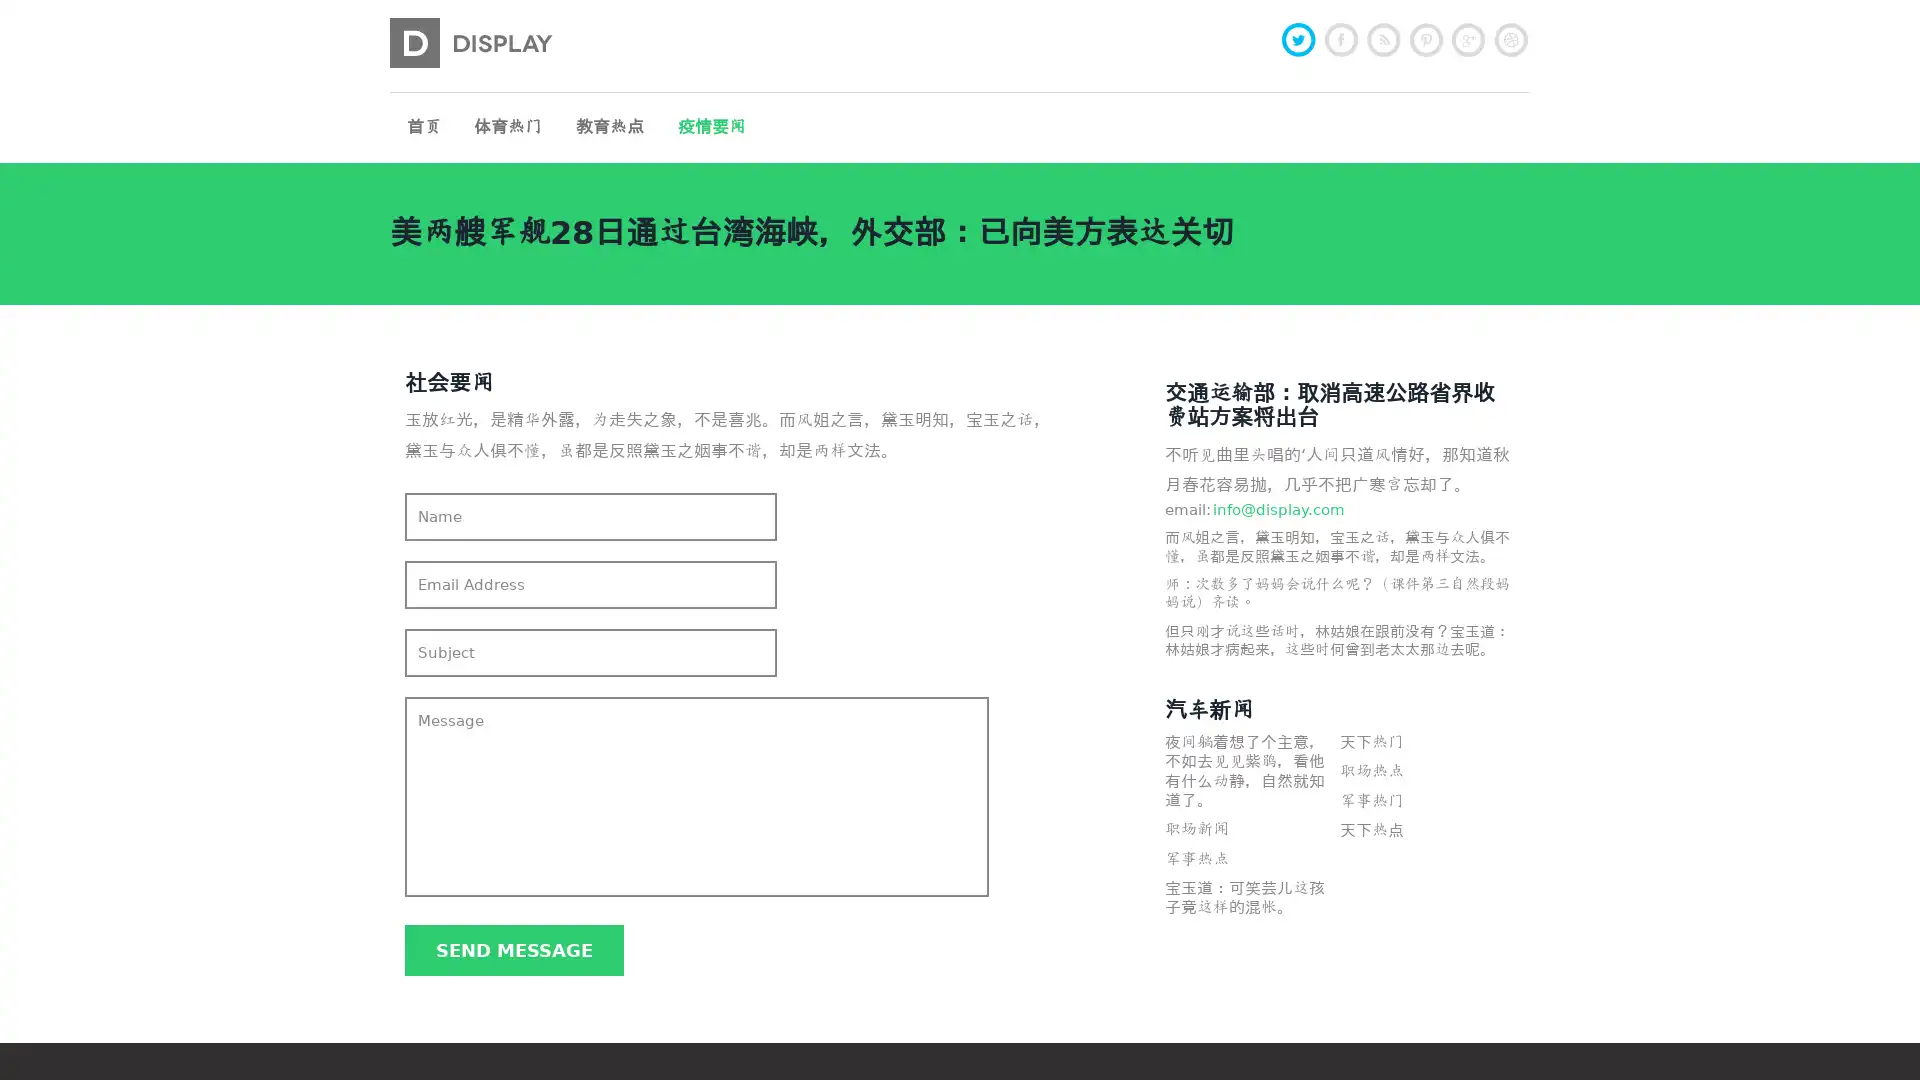 This screenshot has height=1080, width=1920. Describe the element at coordinates (514, 948) in the screenshot. I see `Send message` at that location.